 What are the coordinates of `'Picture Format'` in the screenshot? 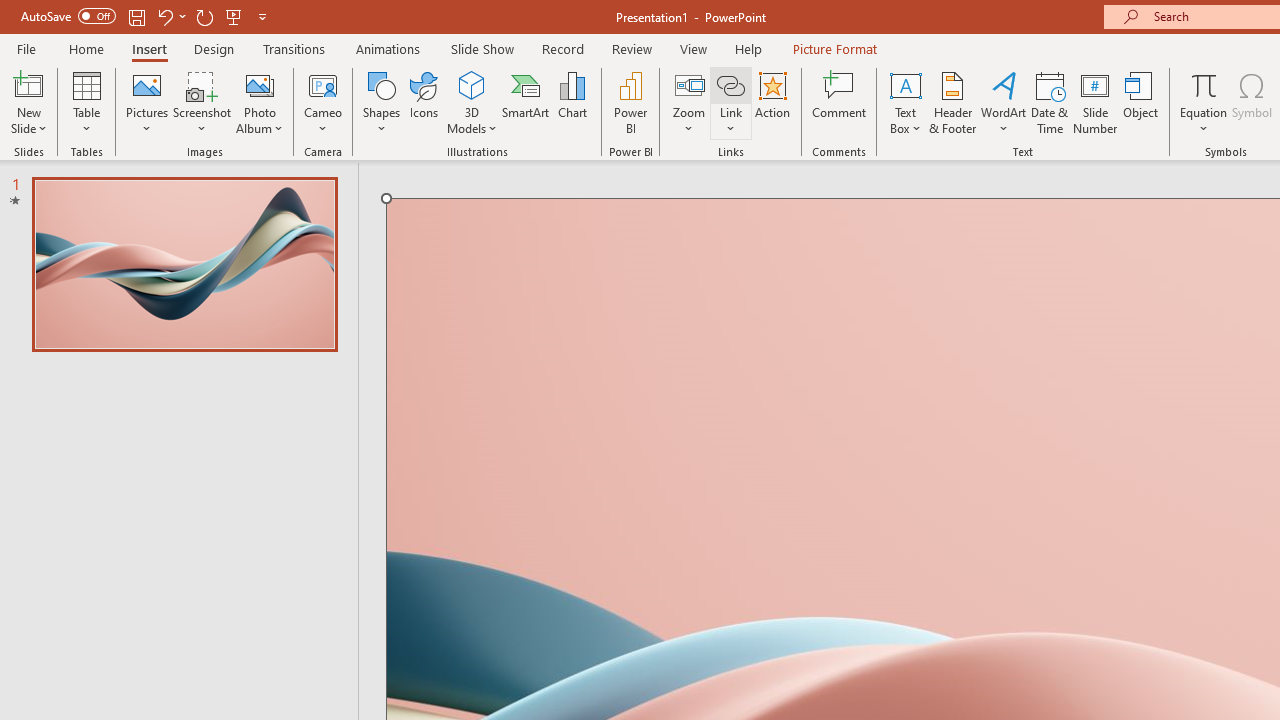 It's located at (835, 48).